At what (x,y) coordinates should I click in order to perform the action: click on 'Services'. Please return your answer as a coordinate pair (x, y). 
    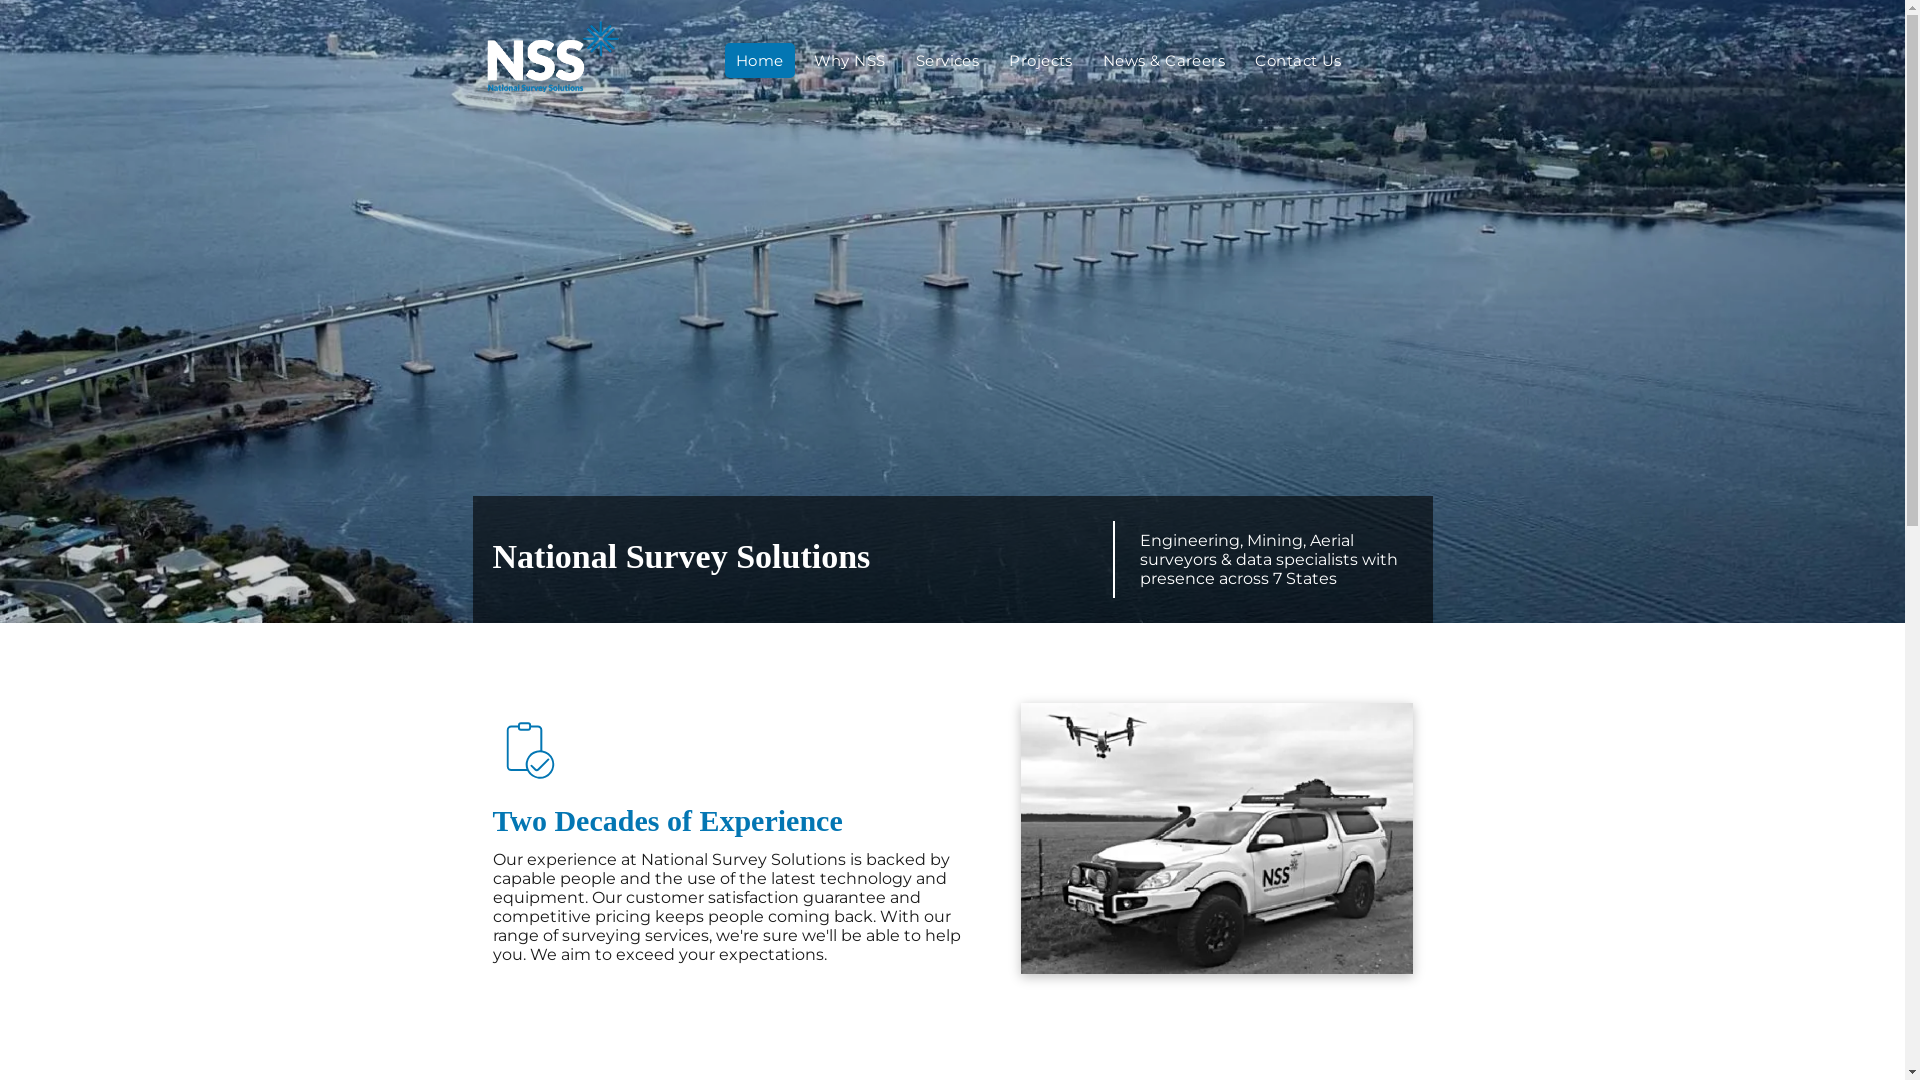
    Looking at the image, I should click on (904, 59).